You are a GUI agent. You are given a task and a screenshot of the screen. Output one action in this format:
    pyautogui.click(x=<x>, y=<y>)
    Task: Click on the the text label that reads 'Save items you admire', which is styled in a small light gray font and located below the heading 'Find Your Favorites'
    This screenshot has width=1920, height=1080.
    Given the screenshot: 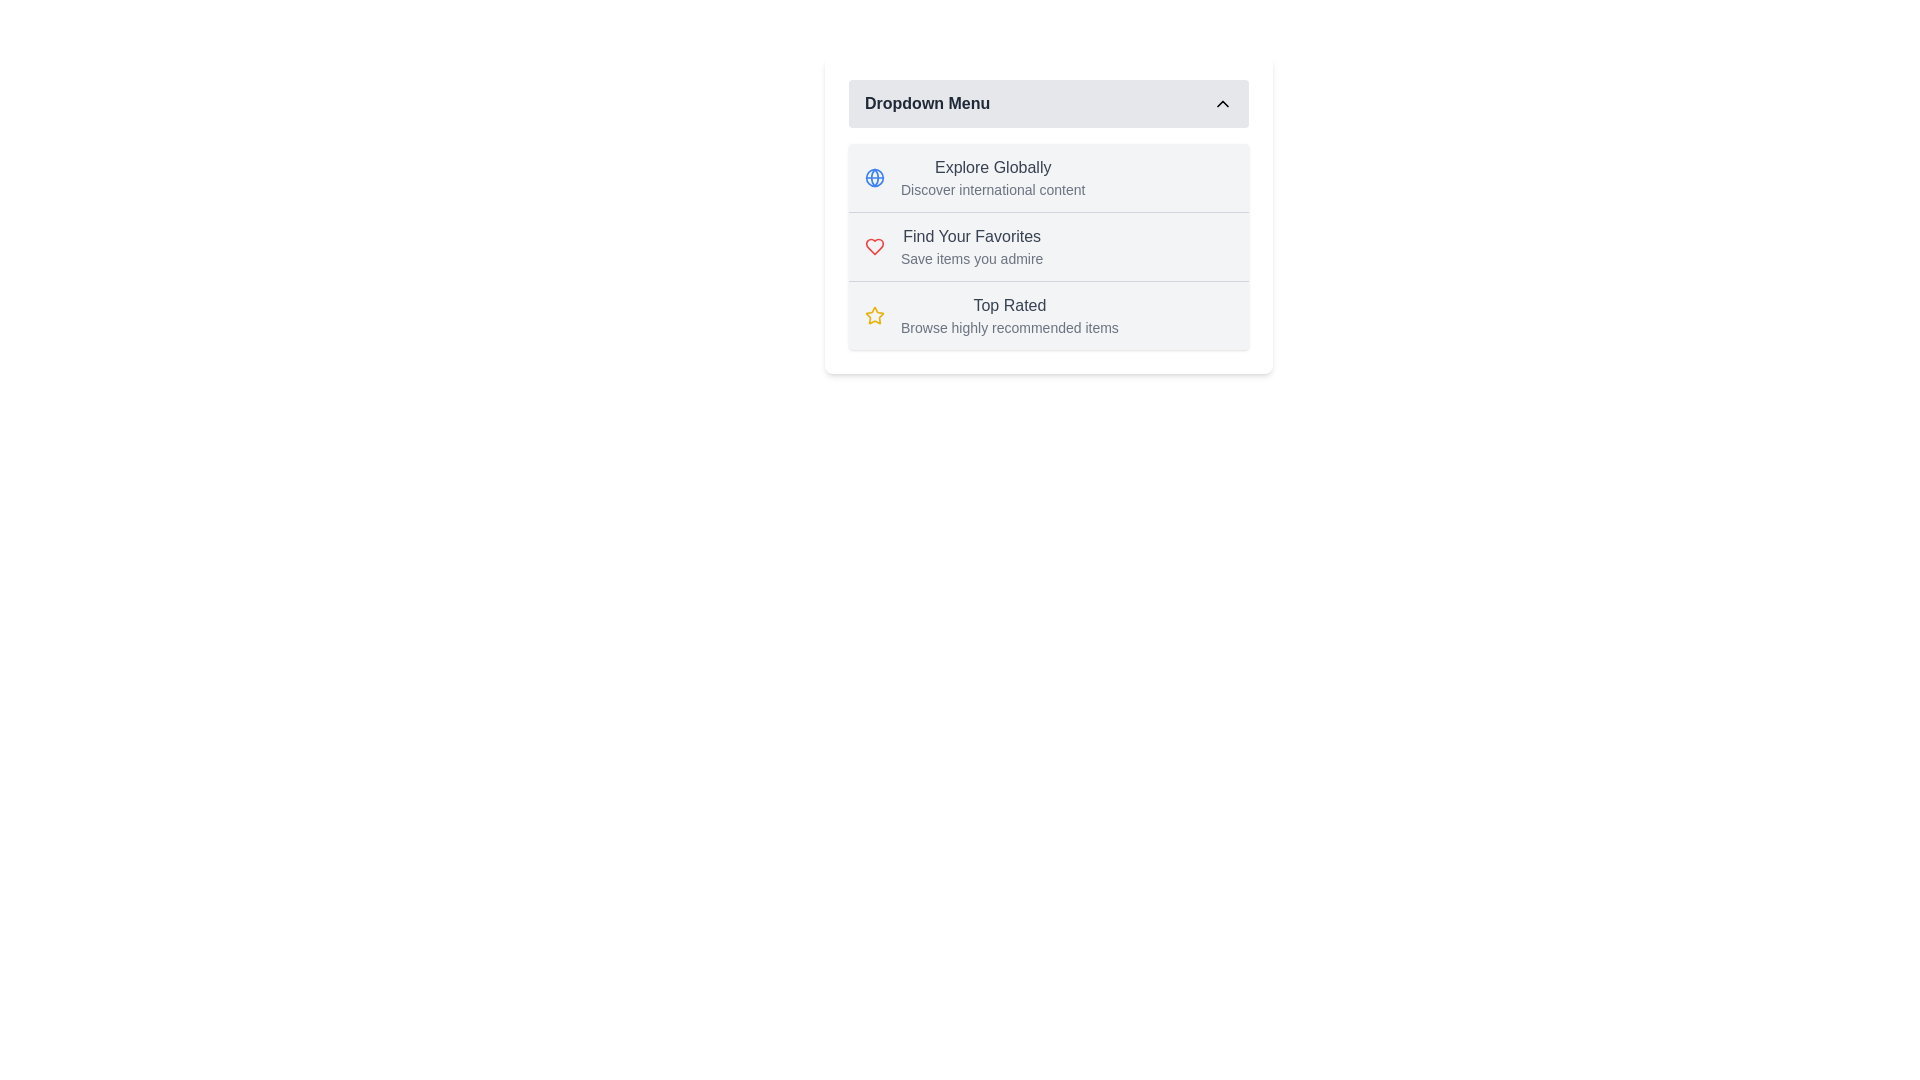 What is the action you would take?
    pyautogui.click(x=972, y=257)
    